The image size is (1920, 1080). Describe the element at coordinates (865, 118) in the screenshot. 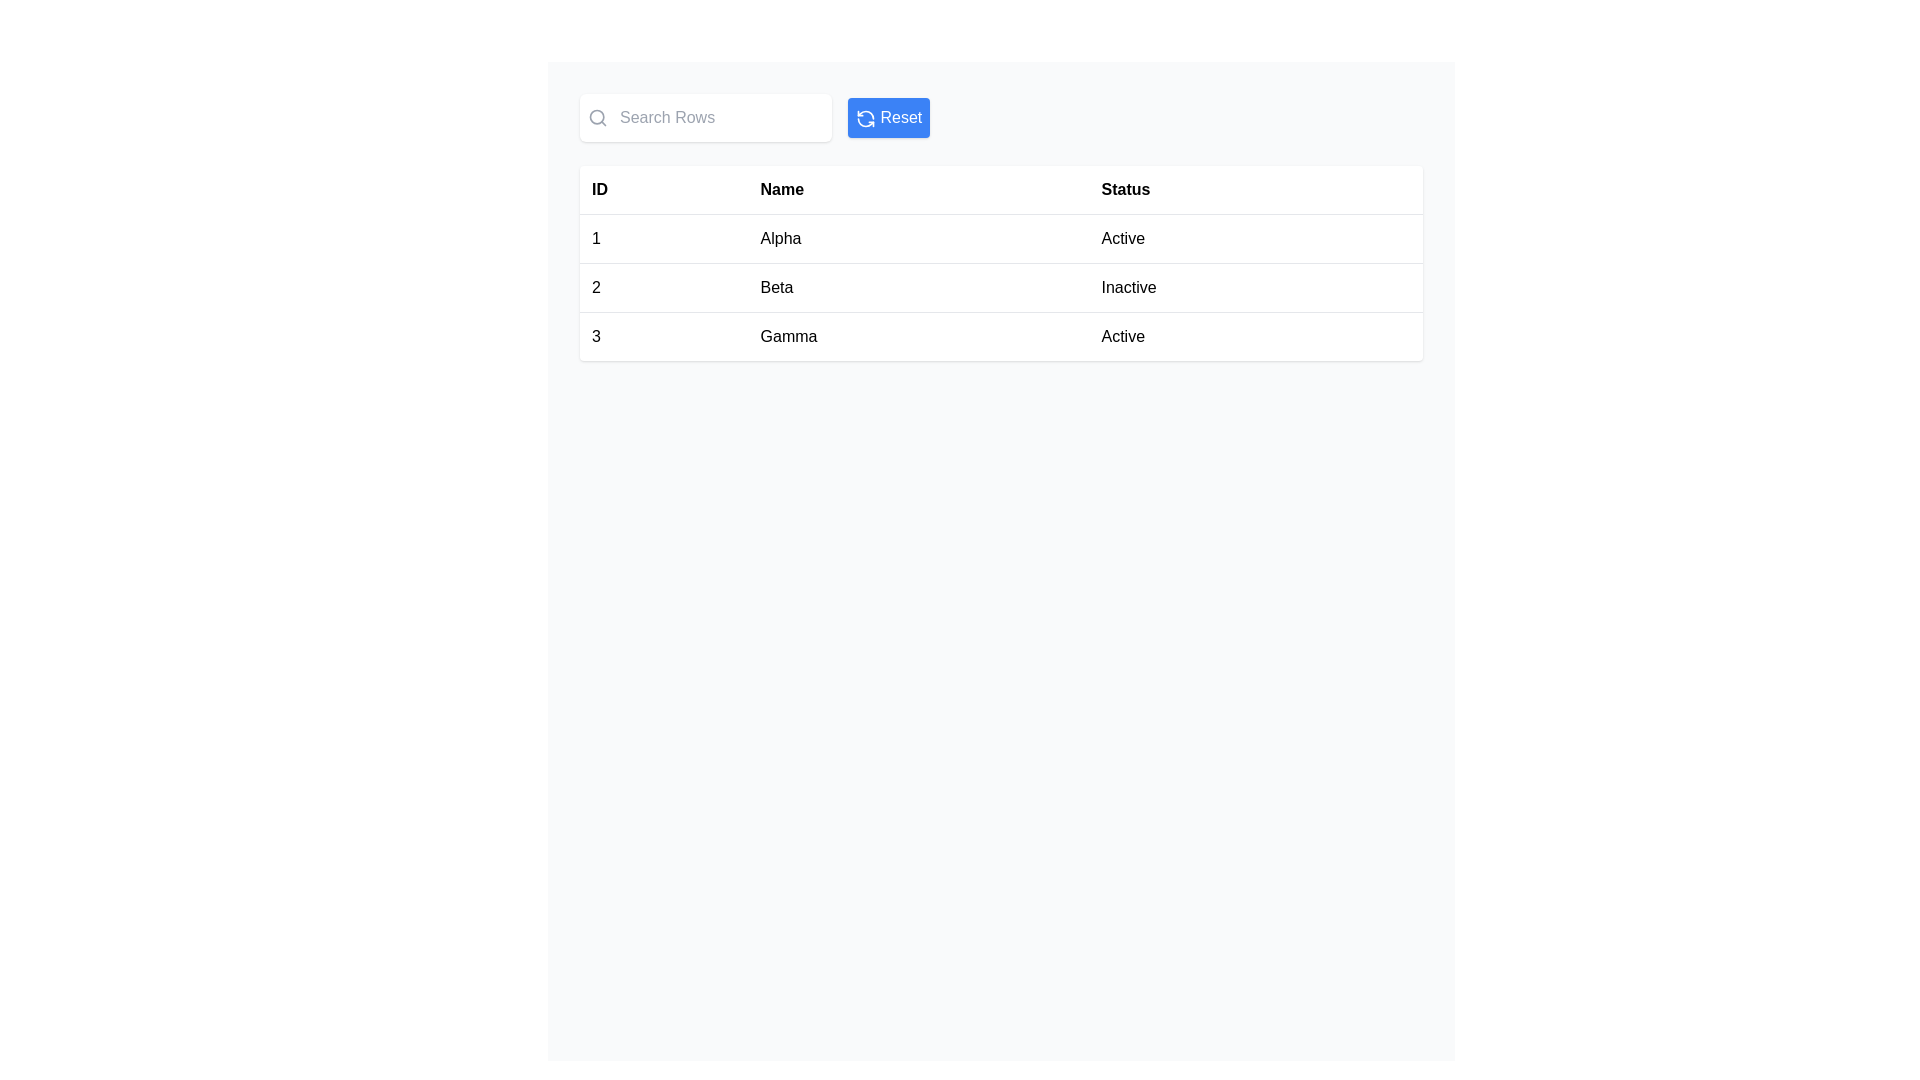

I see `the center of the blue 'Reset' button icon to refresh the current state or view` at that location.